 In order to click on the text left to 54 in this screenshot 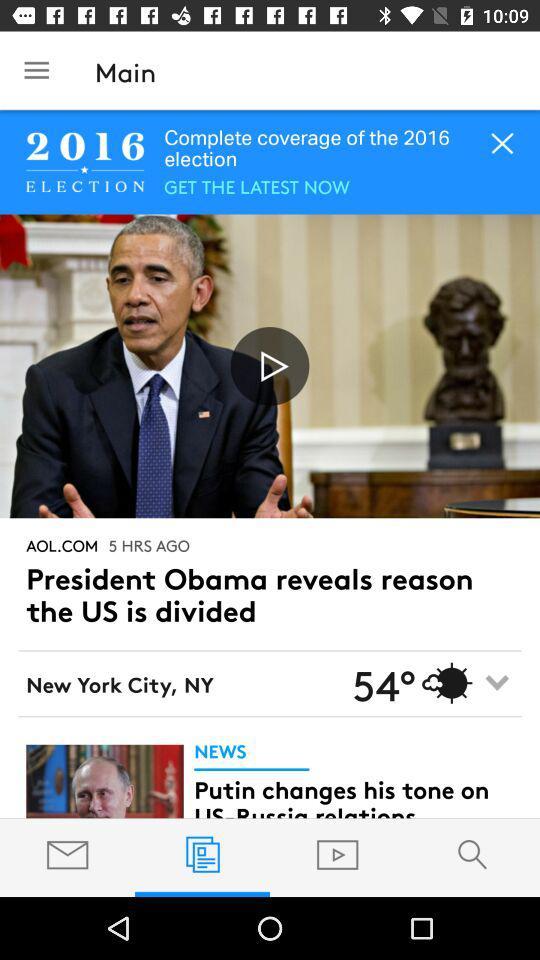, I will do `click(186, 683)`.